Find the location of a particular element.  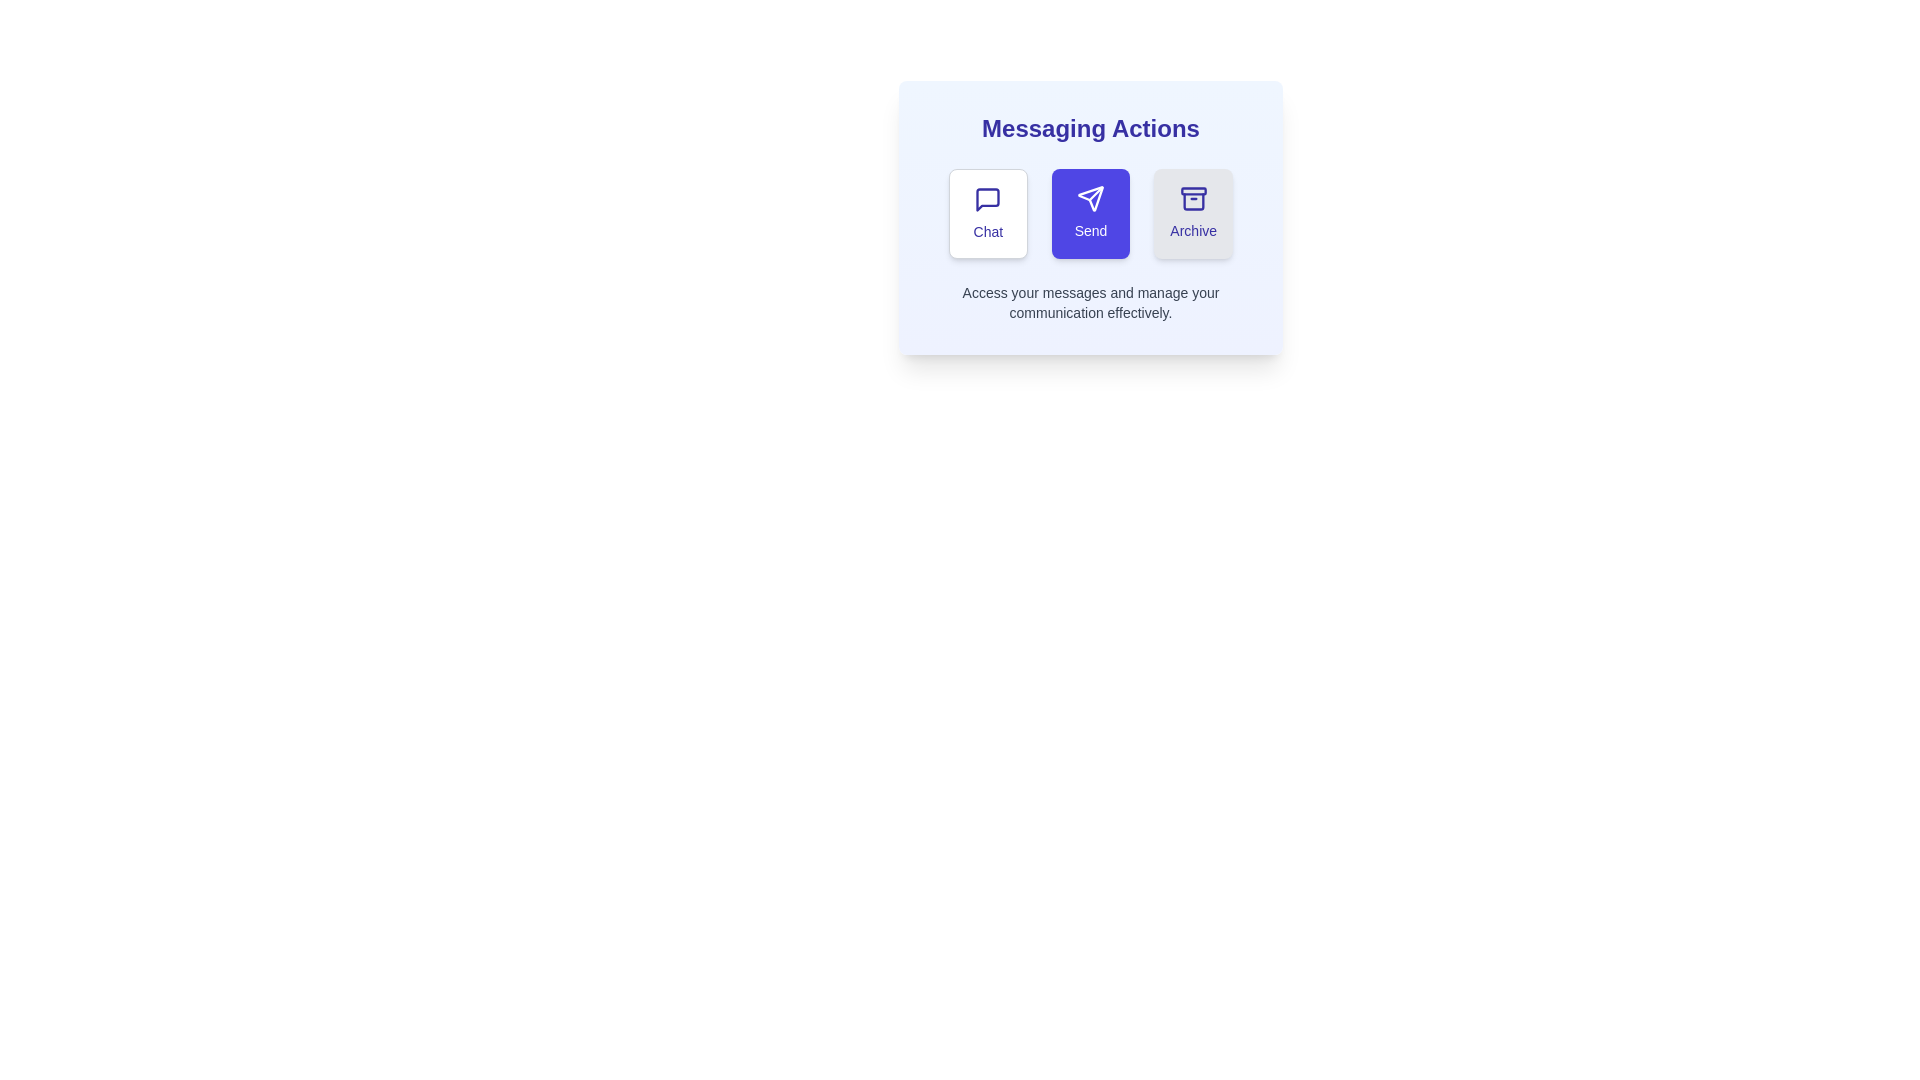

the design of the chat bubble icon, which features a rectangular speech balloon shape with a triangular notch at the bottom-left corner and a blue outlined design, located in the 'Chat' control of the 'Messaging Actions' section is located at coordinates (988, 200).